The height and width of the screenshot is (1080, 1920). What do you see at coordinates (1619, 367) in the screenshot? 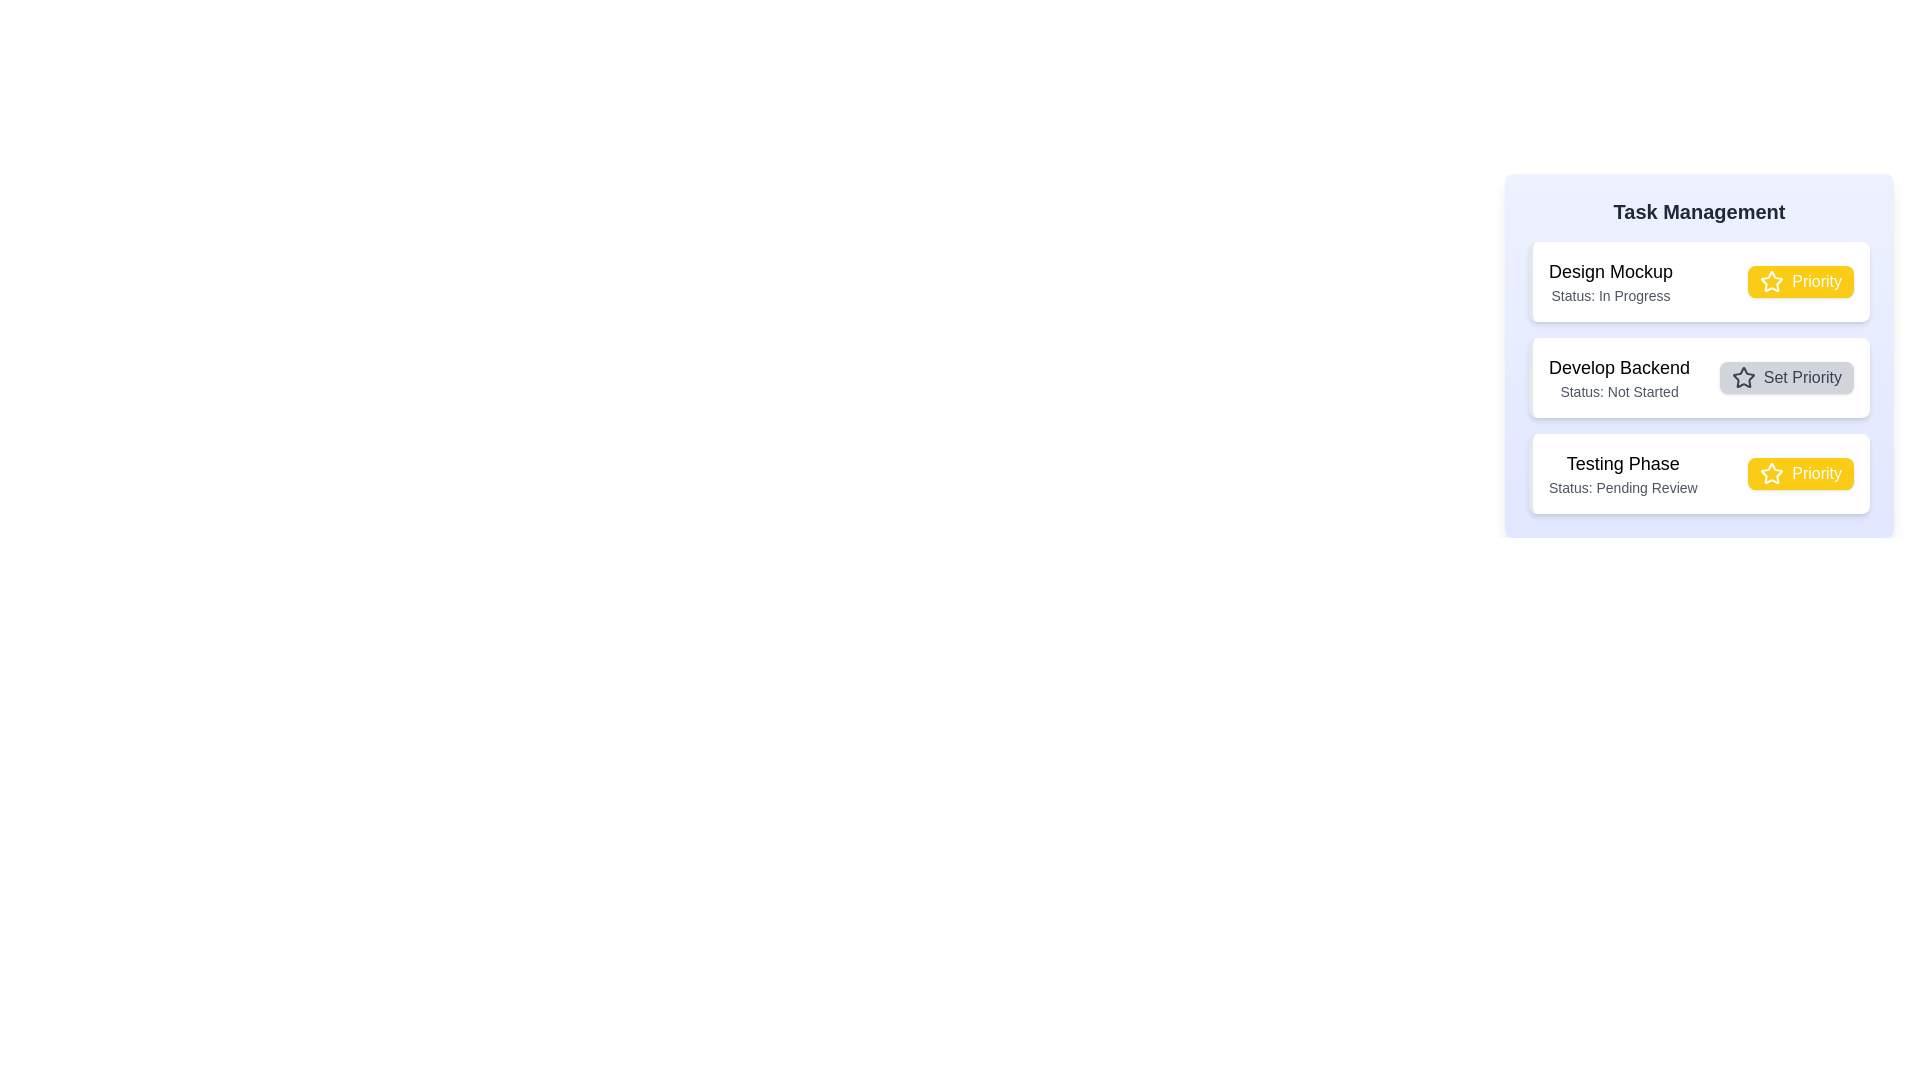
I see `the task titled Develop Backend` at bounding box center [1619, 367].